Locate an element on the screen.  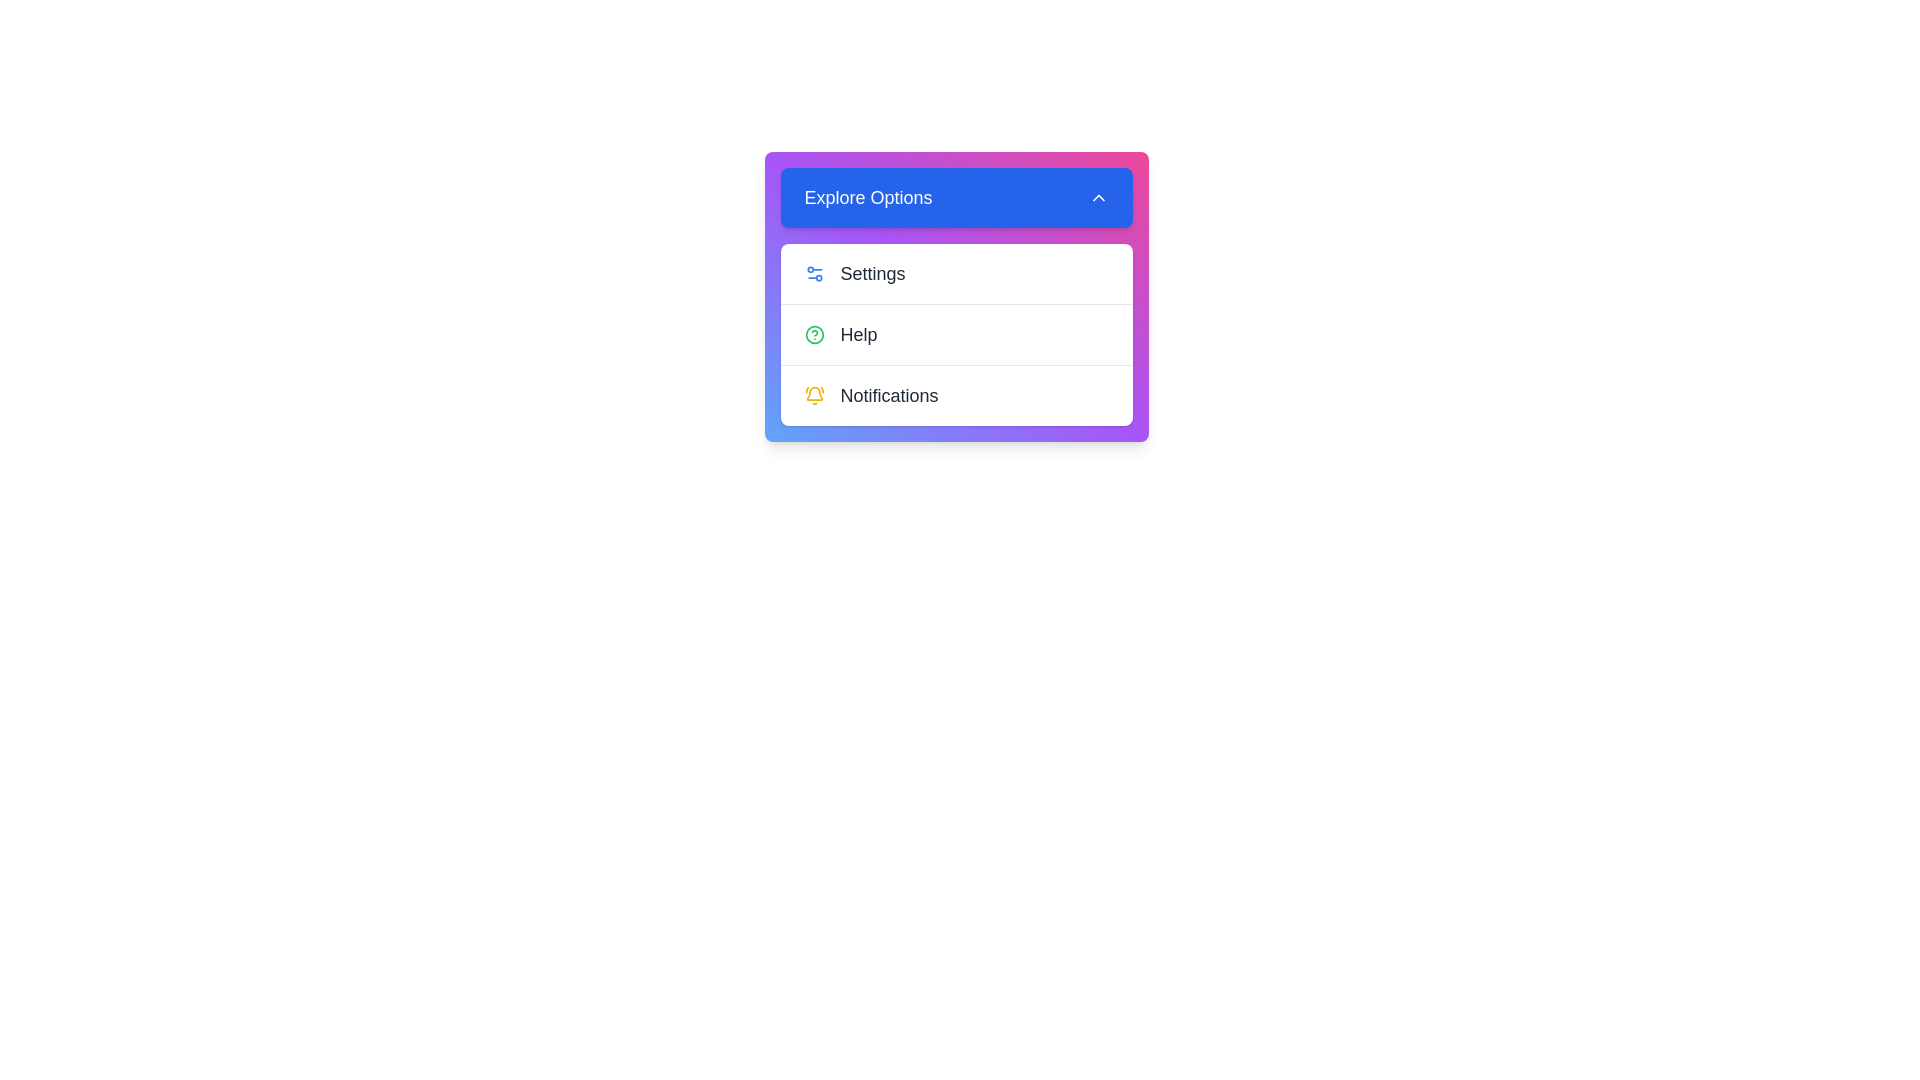
the 'Explore Options' button to toggle the menu is located at coordinates (955, 197).